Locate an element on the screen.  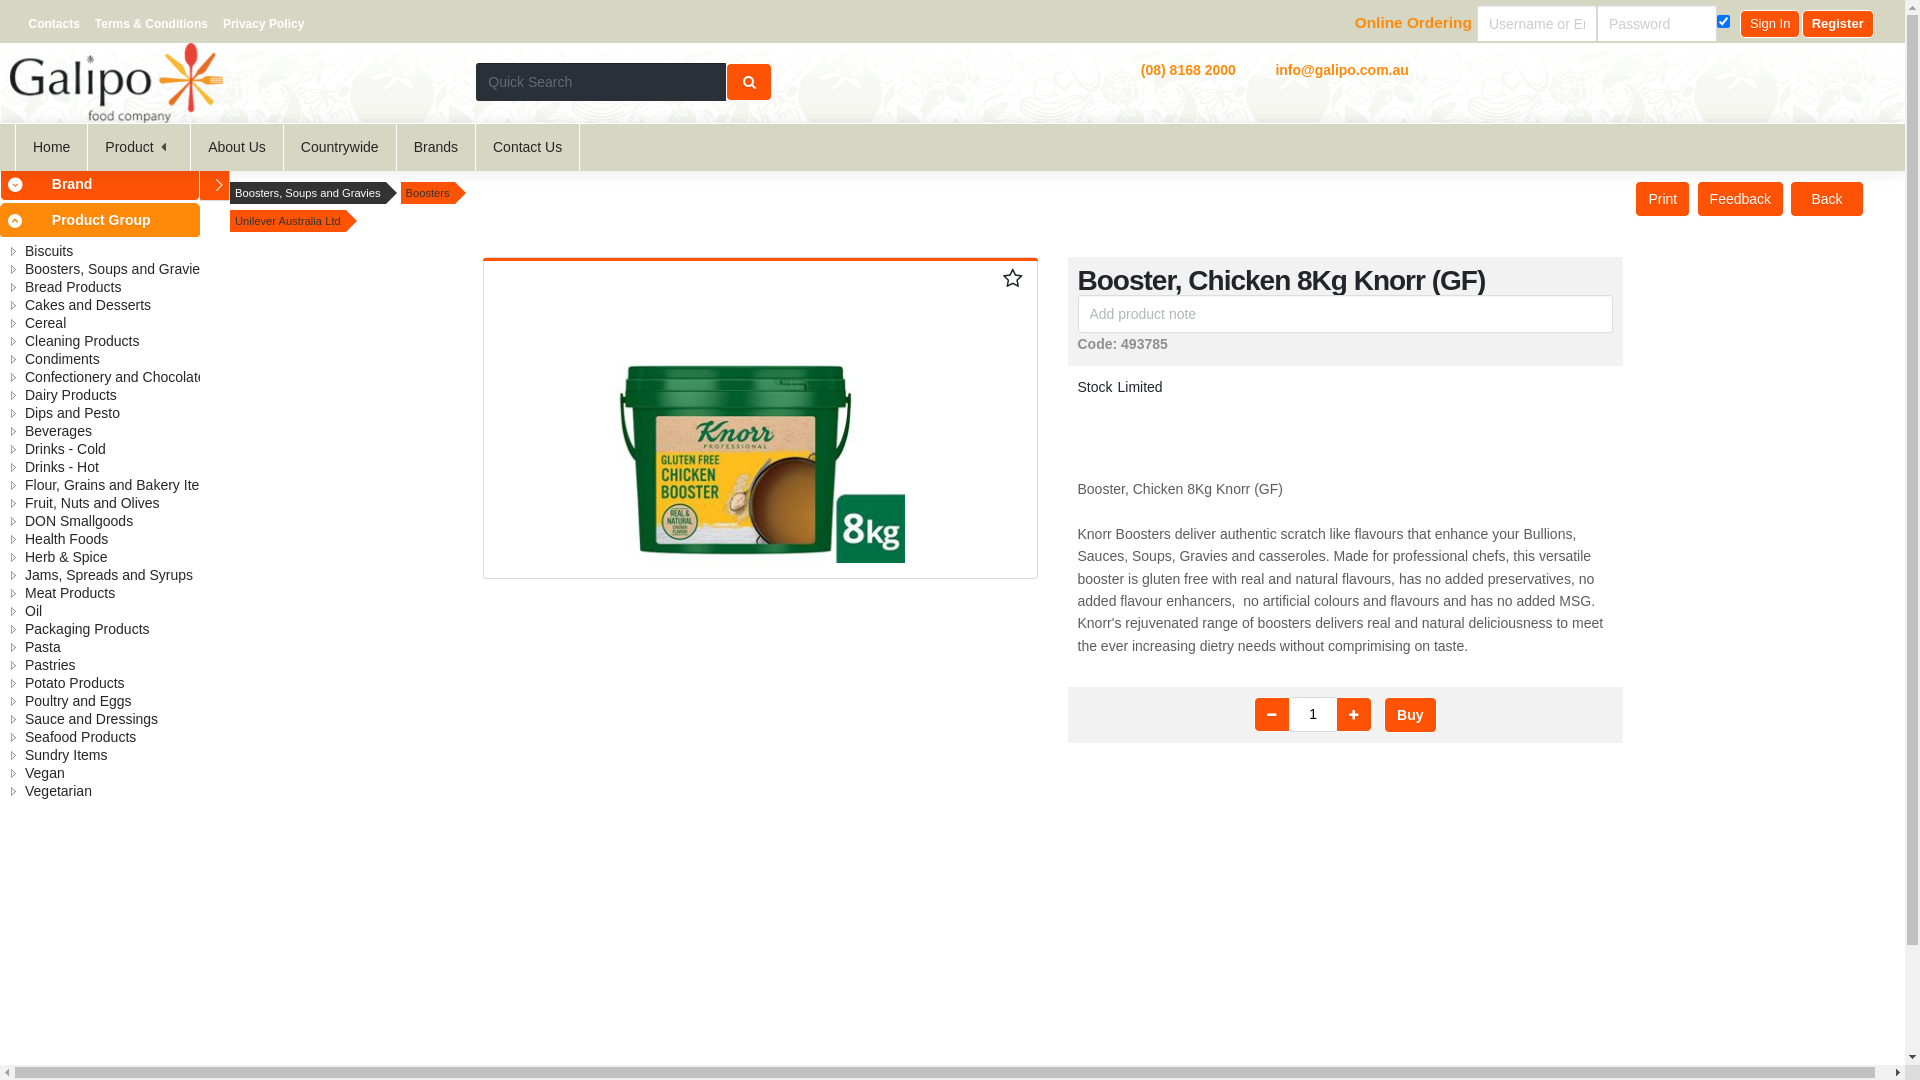
'Search' is located at coordinates (747, 80).